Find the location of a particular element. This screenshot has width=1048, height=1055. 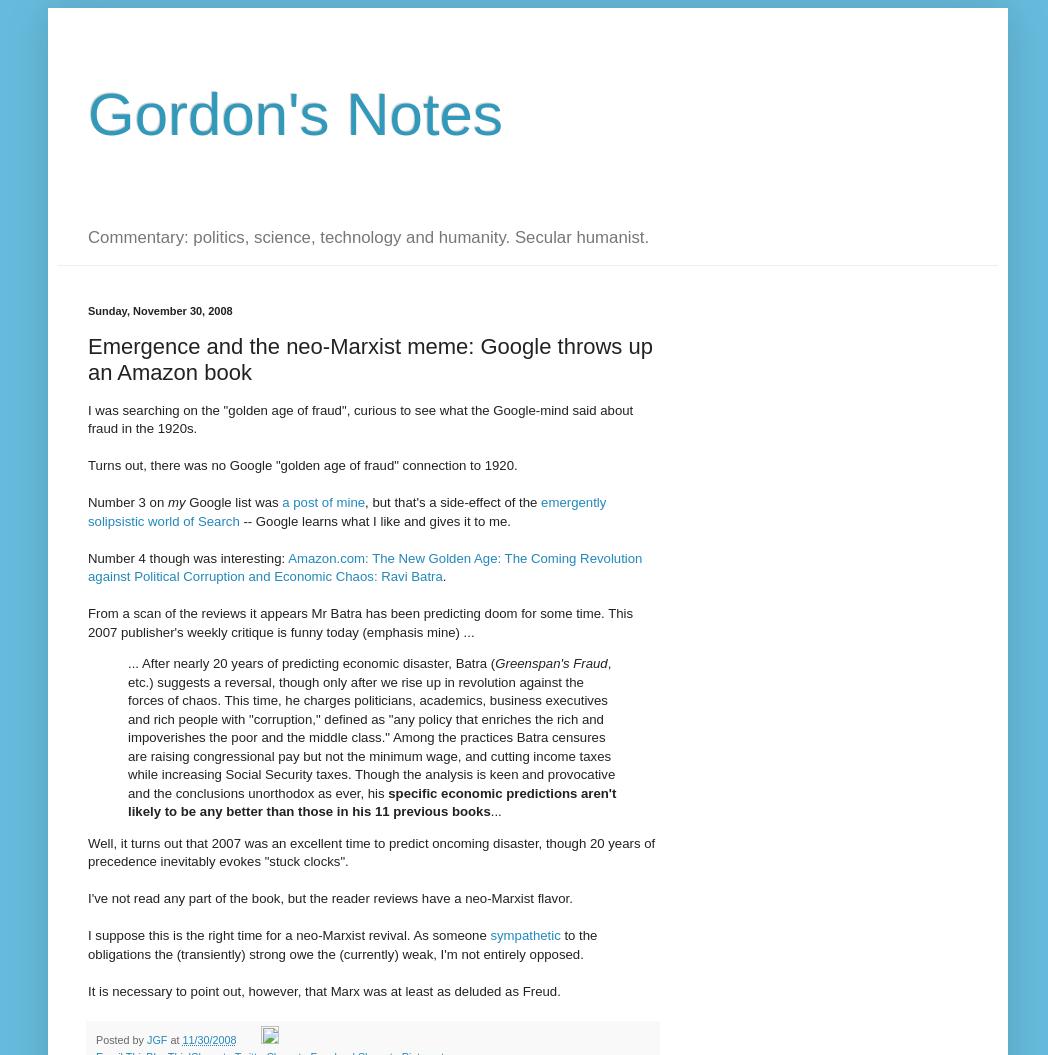

'Turns out, there was no Google "golden age of fraud" connection to 1920.' is located at coordinates (301, 464).